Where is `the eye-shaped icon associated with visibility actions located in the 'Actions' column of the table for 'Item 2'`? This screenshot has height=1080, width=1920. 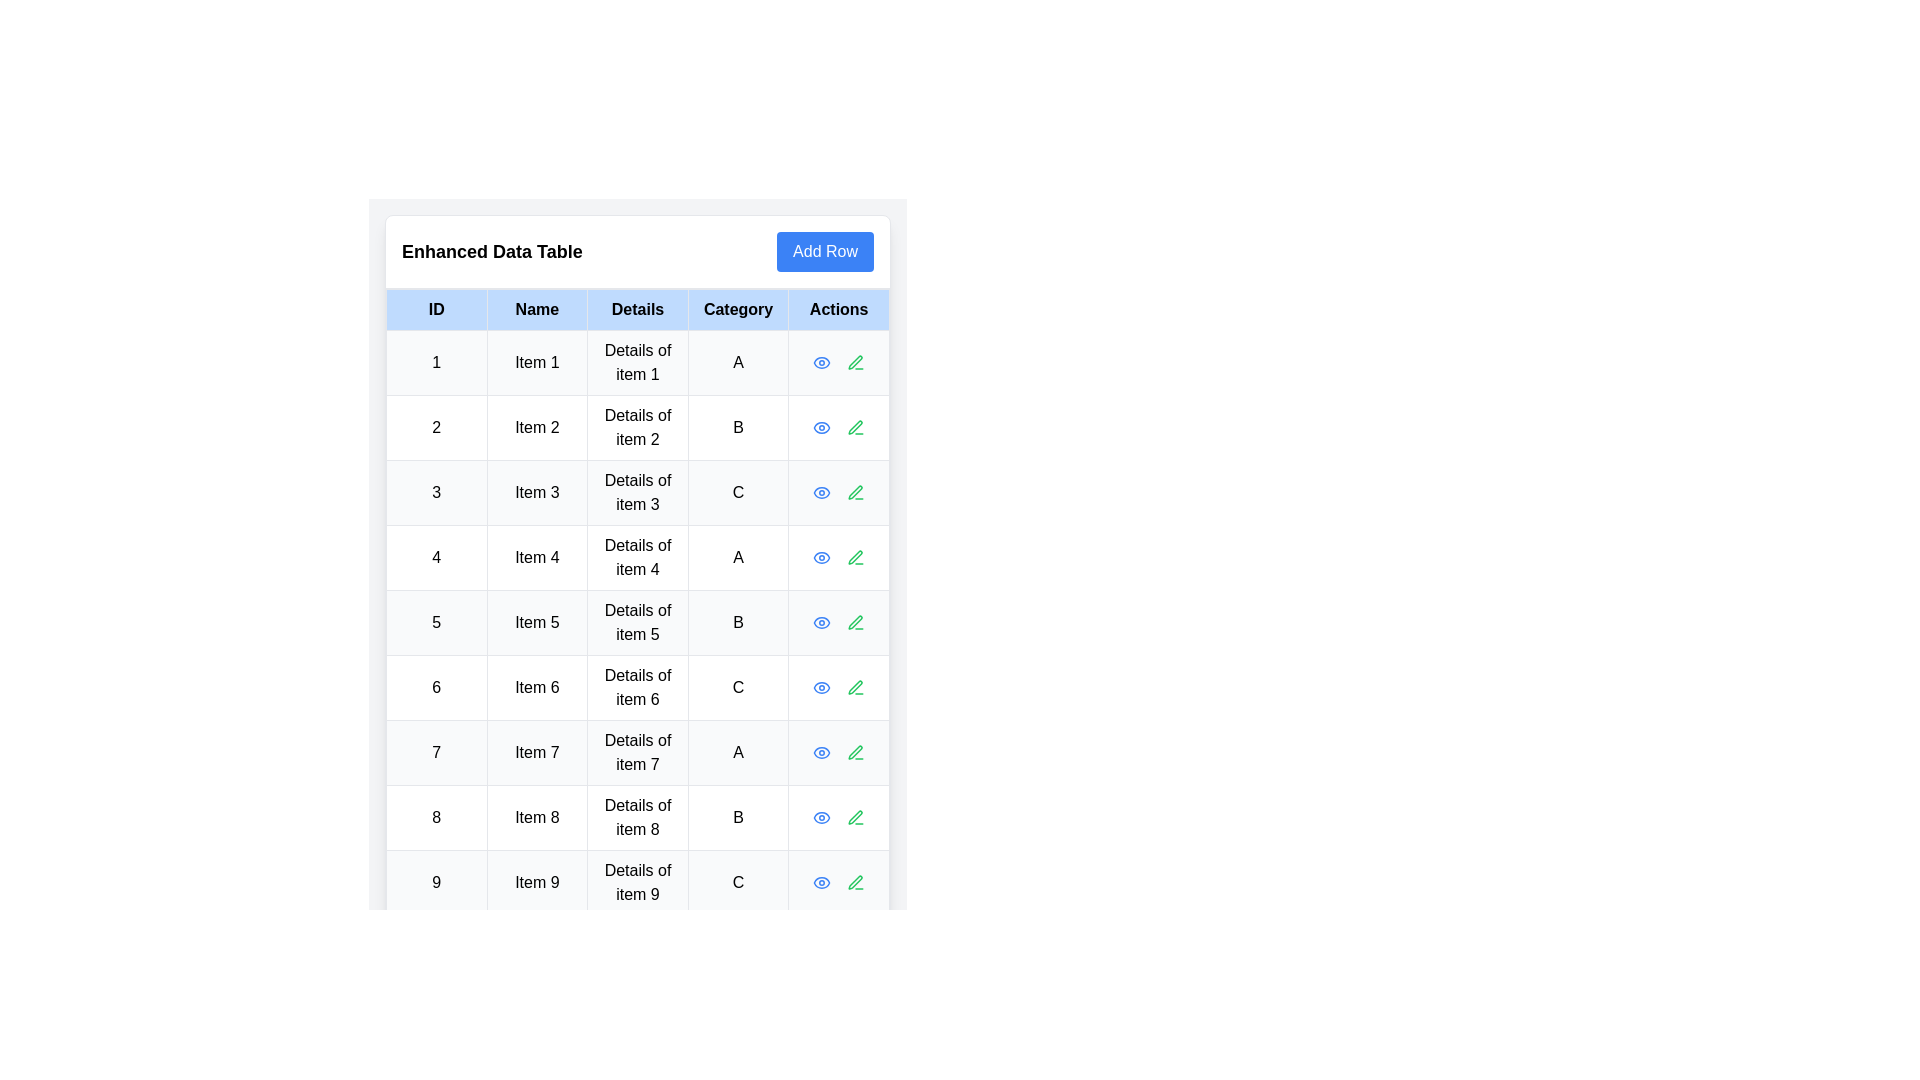 the eye-shaped icon associated with visibility actions located in the 'Actions' column of the table for 'Item 2' is located at coordinates (822, 427).